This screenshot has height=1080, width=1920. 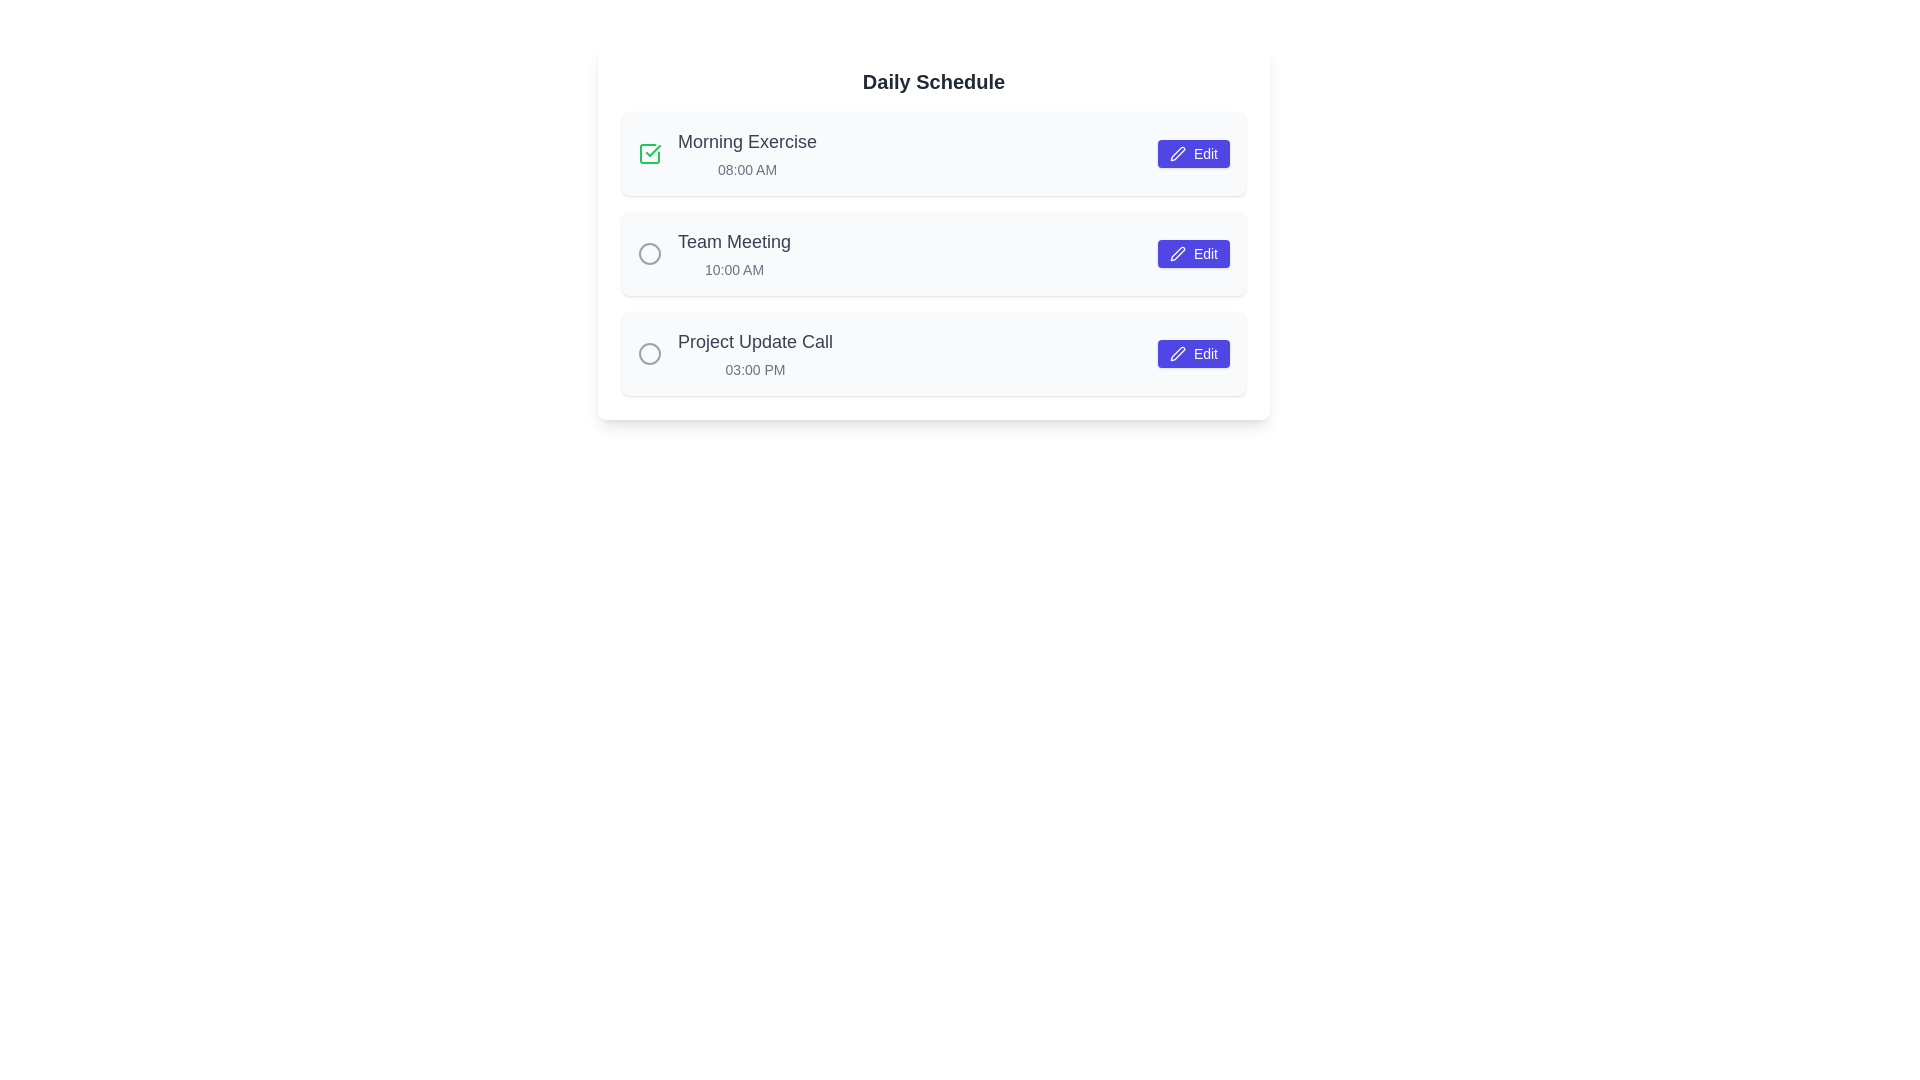 What do you see at coordinates (733, 270) in the screenshot?
I see `the text label displaying the scheduled time of the event 'Team Meeting', which is positioned below the main title in the second event block` at bounding box center [733, 270].